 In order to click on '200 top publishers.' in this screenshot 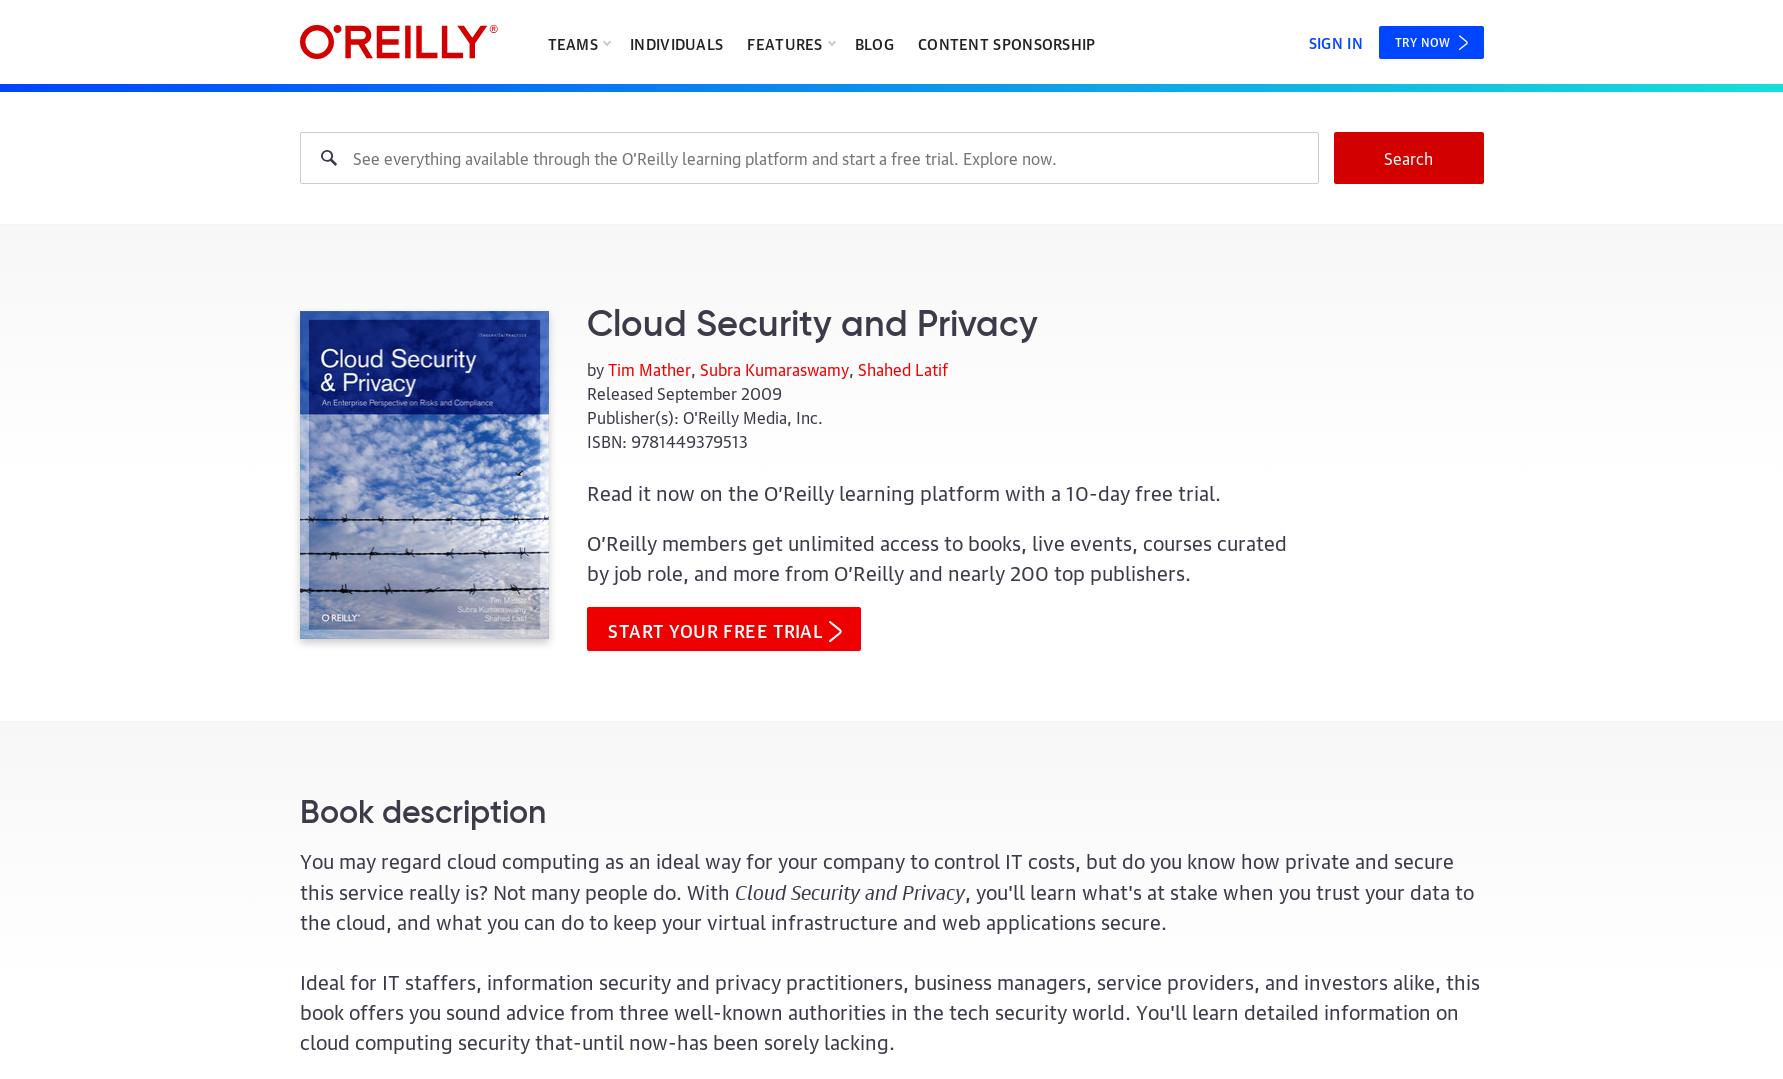, I will do `click(1099, 570)`.